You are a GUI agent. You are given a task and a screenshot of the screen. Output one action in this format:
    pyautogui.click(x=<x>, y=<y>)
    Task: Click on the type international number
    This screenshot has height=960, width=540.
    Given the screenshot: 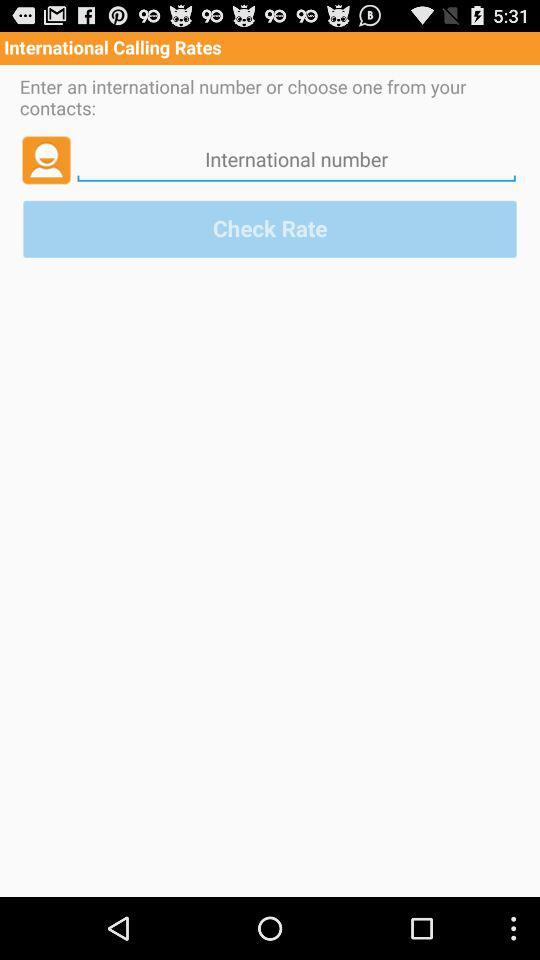 What is the action you would take?
    pyautogui.click(x=295, y=158)
    